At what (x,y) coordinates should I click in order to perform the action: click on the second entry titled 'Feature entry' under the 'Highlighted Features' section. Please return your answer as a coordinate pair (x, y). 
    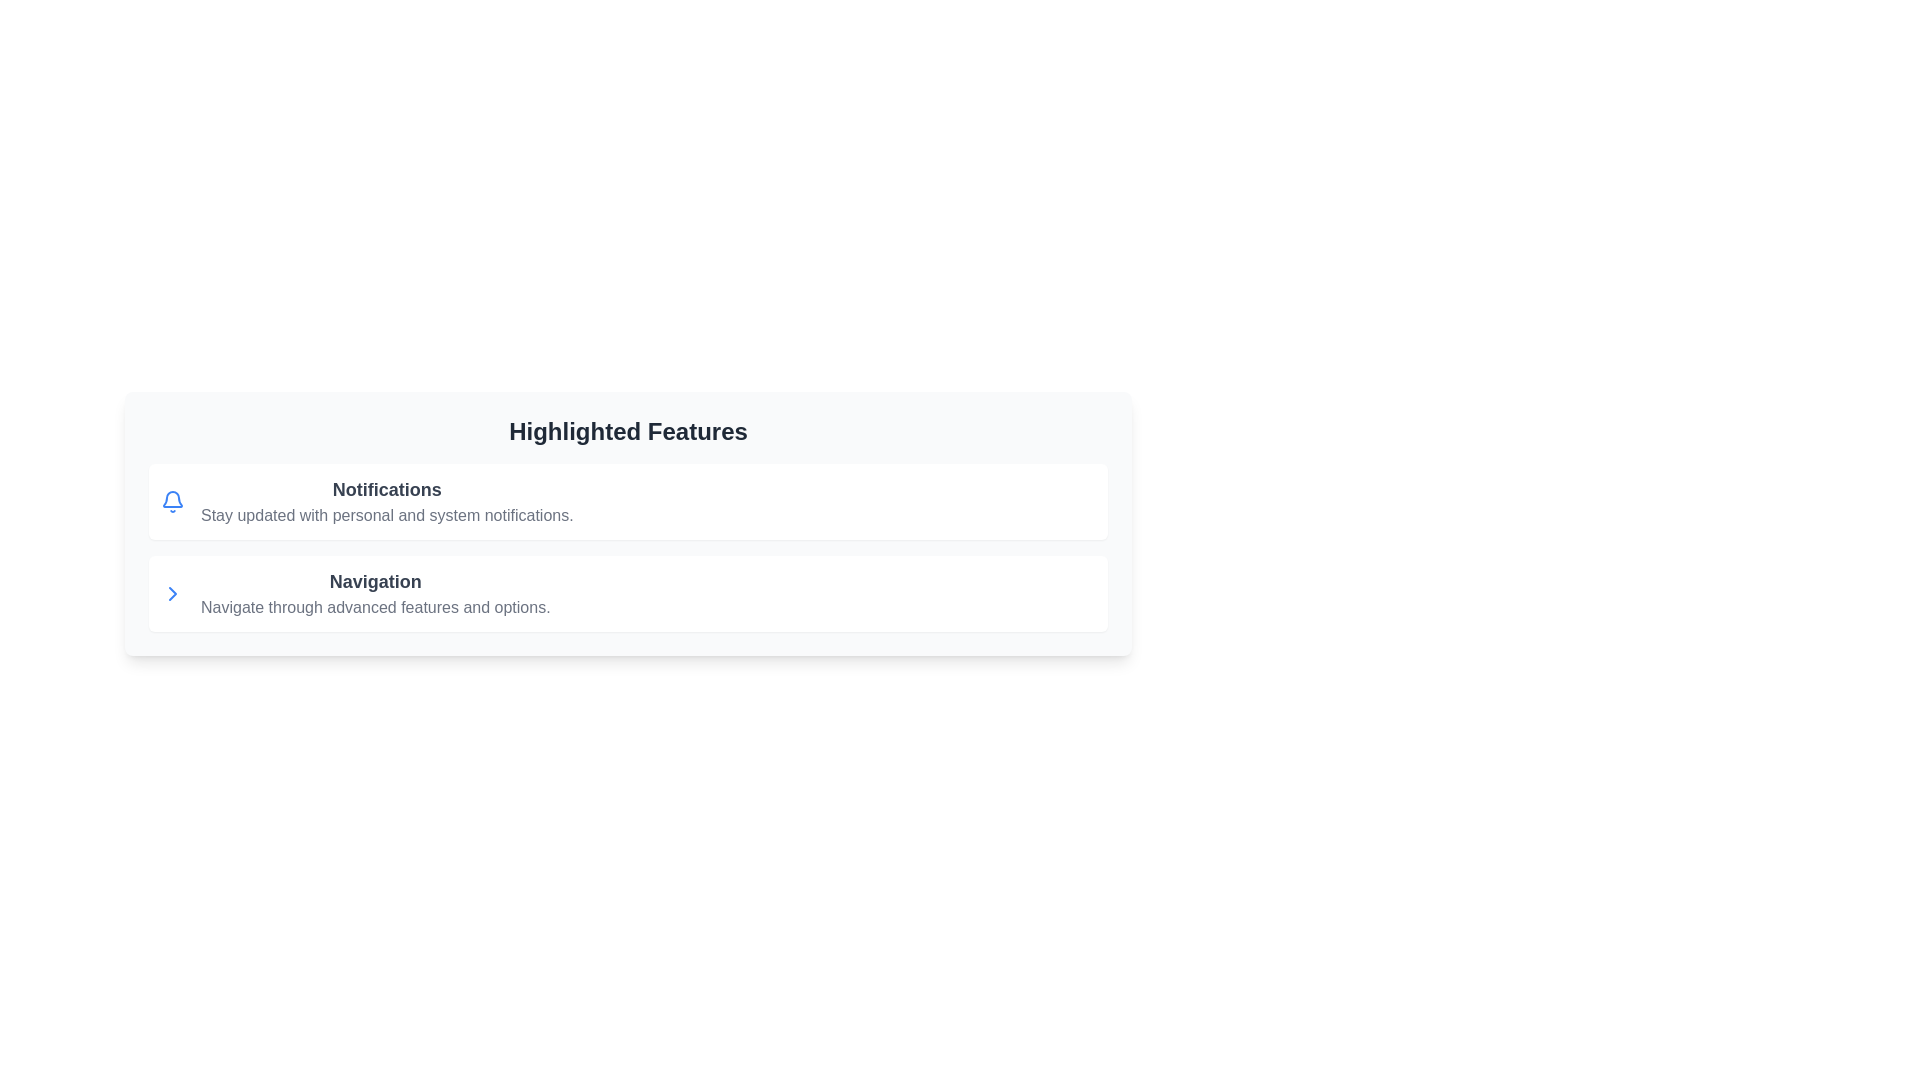
    Looking at the image, I should click on (627, 593).